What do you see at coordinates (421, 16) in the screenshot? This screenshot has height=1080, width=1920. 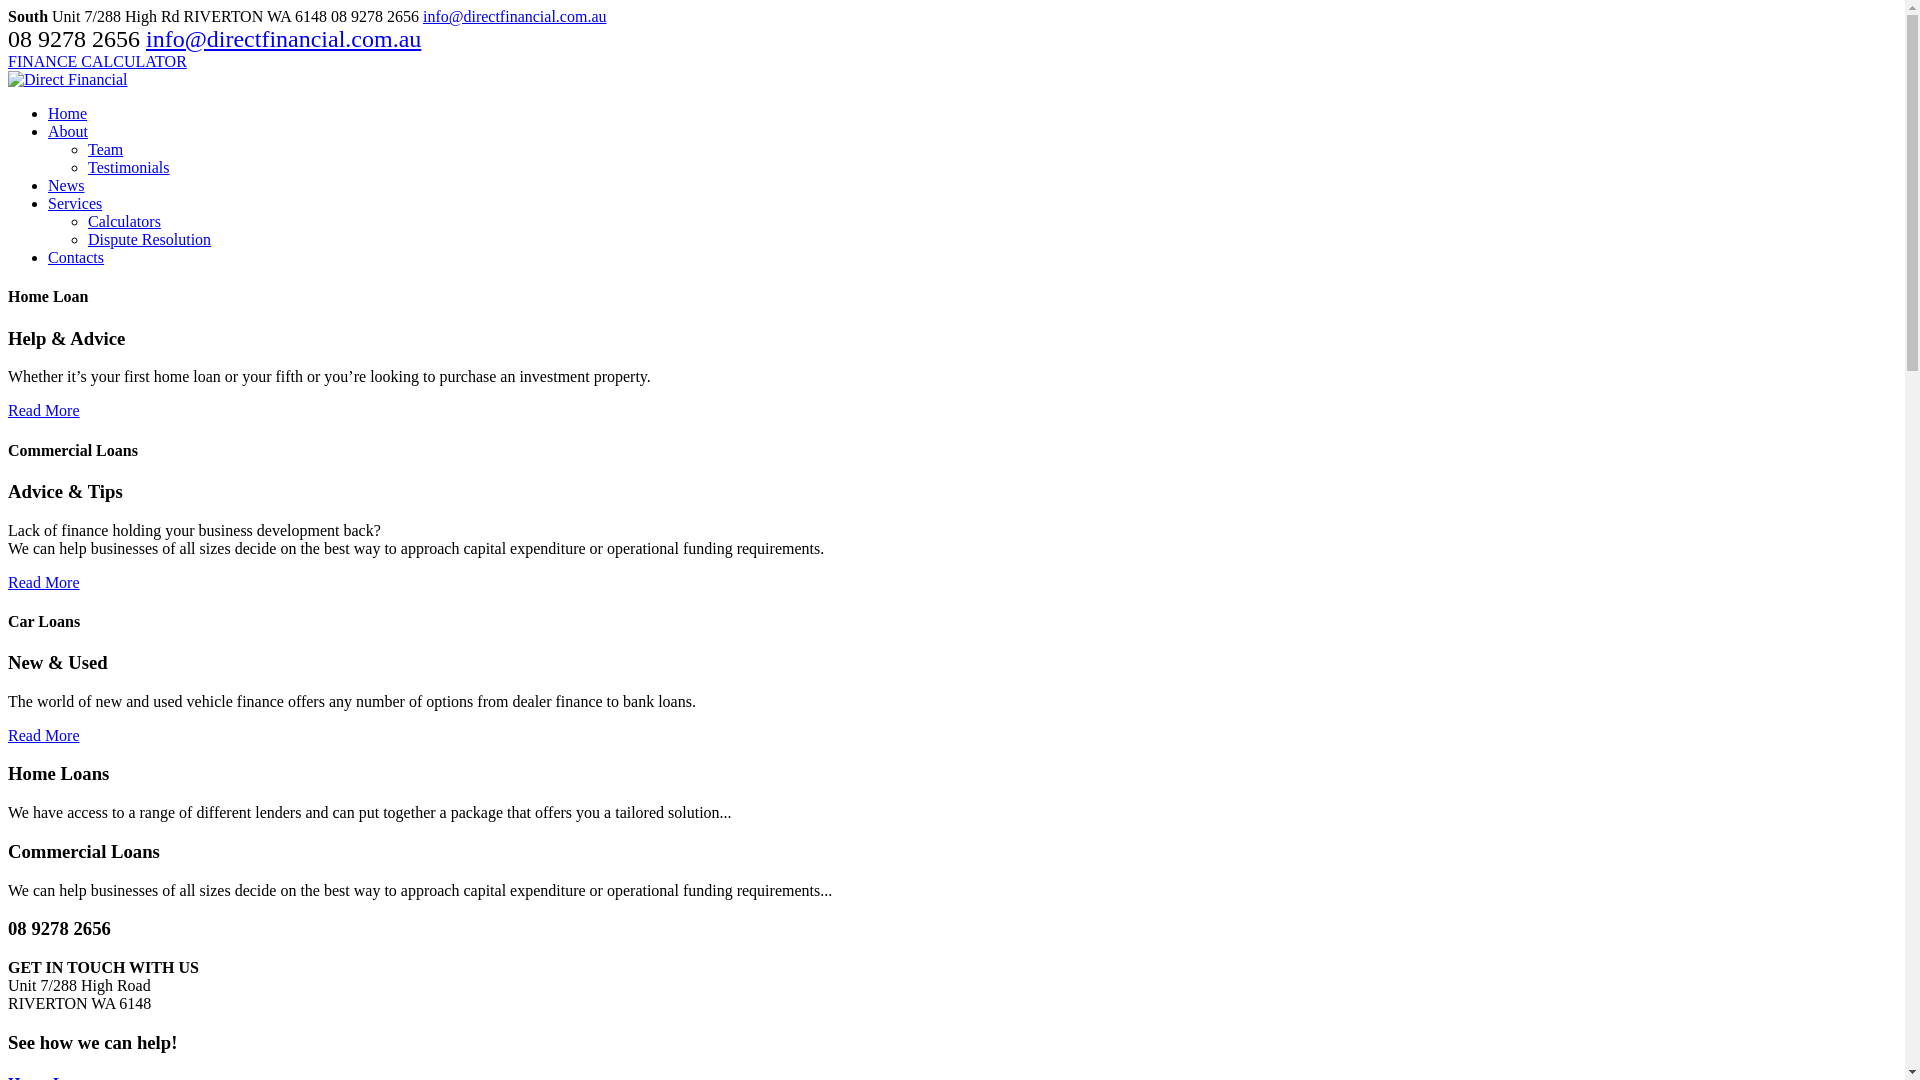 I see `'info@directfinancial.com.au'` at bounding box center [421, 16].